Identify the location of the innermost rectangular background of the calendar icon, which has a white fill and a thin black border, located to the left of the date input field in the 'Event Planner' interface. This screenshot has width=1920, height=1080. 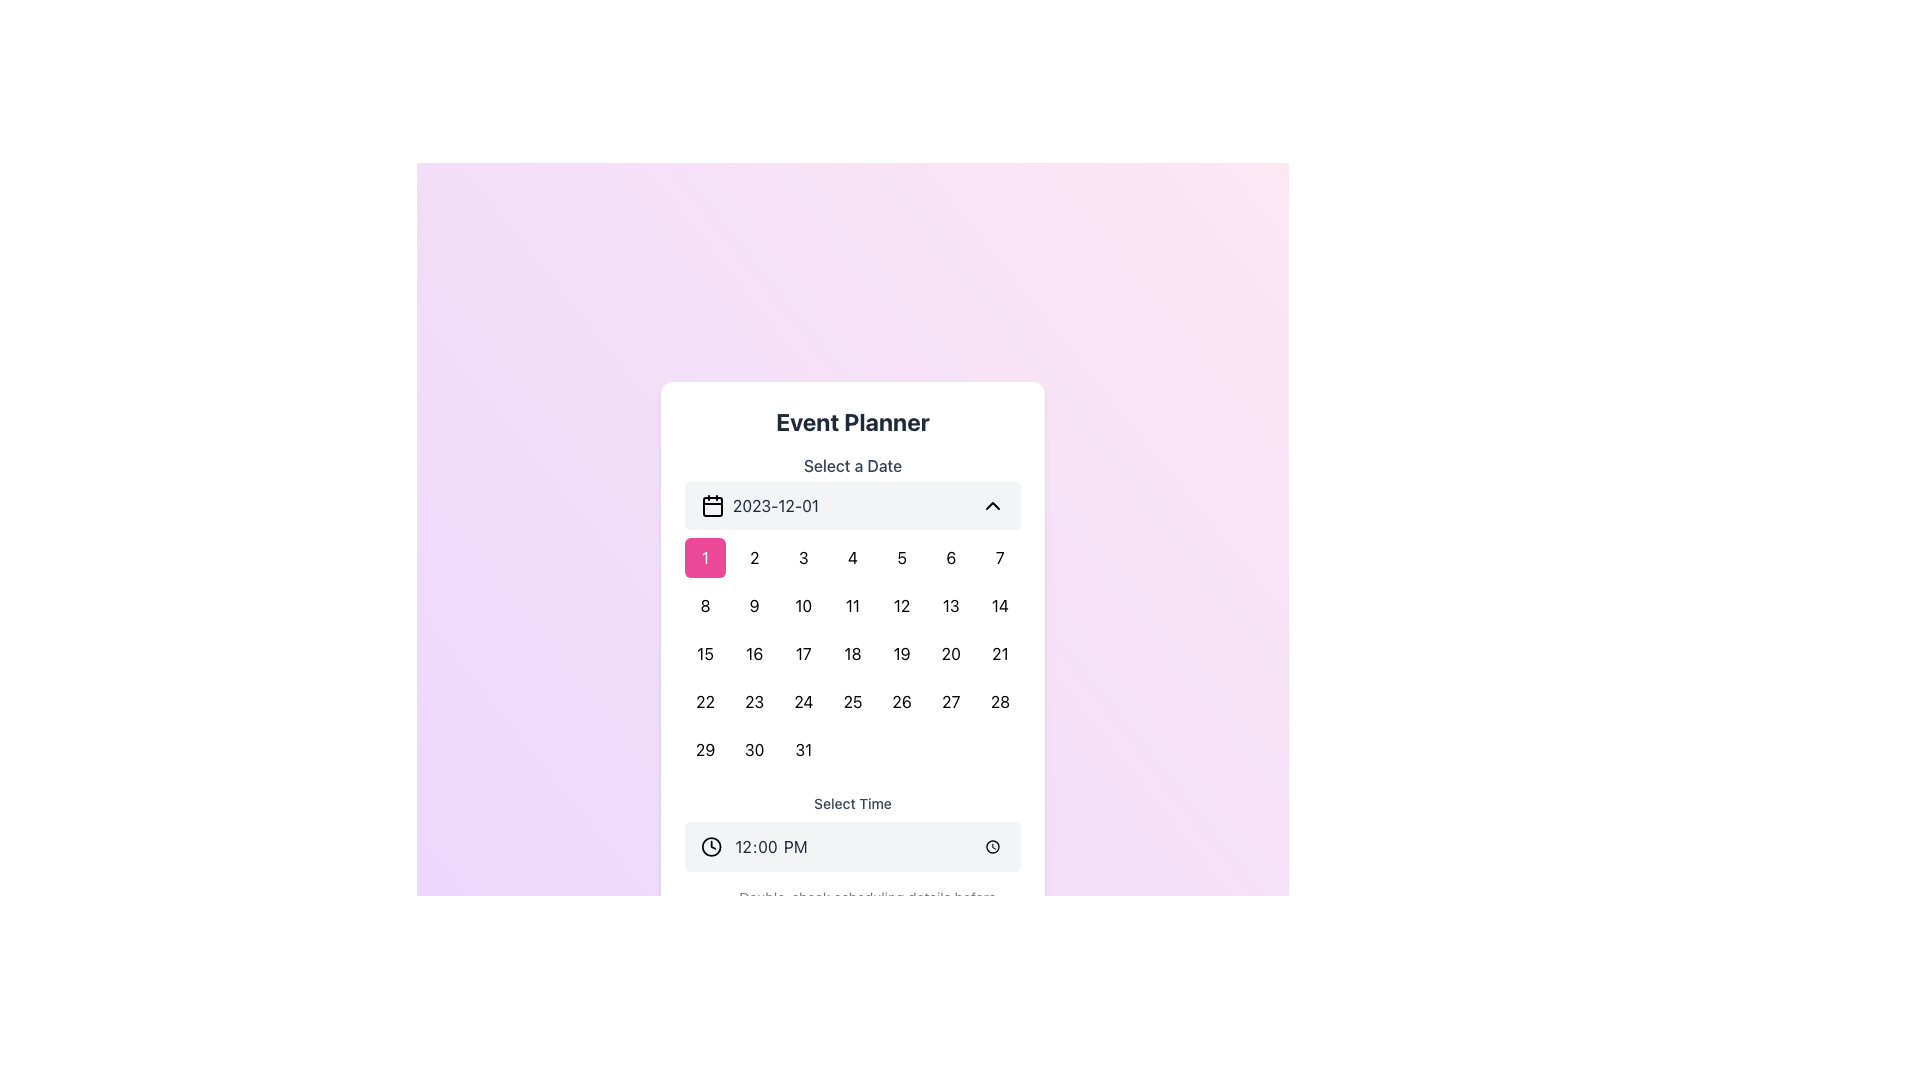
(713, 505).